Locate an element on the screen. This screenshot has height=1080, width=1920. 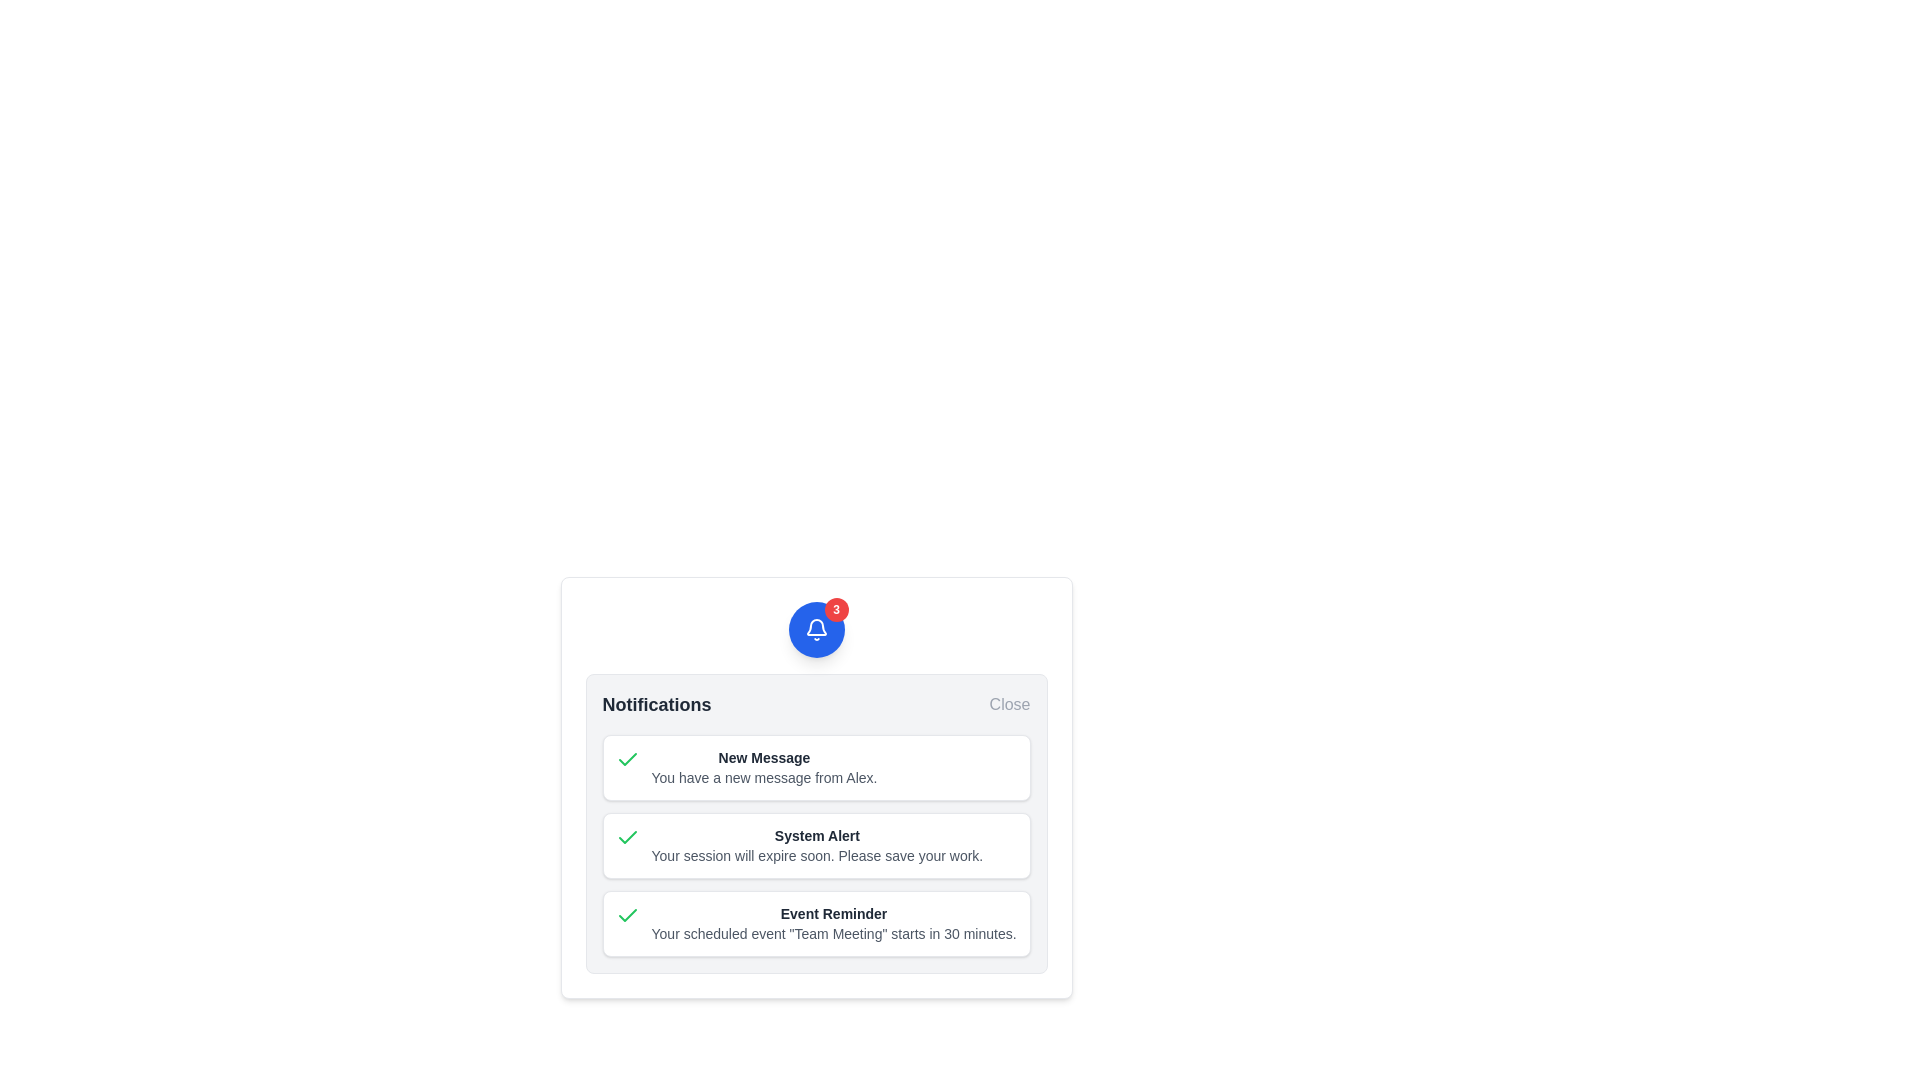
the text-based notification component that alerts about impending session expiration, positioned in the middle section of the notification panel between 'New Message' and 'Event Reminder' is located at coordinates (817, 845).